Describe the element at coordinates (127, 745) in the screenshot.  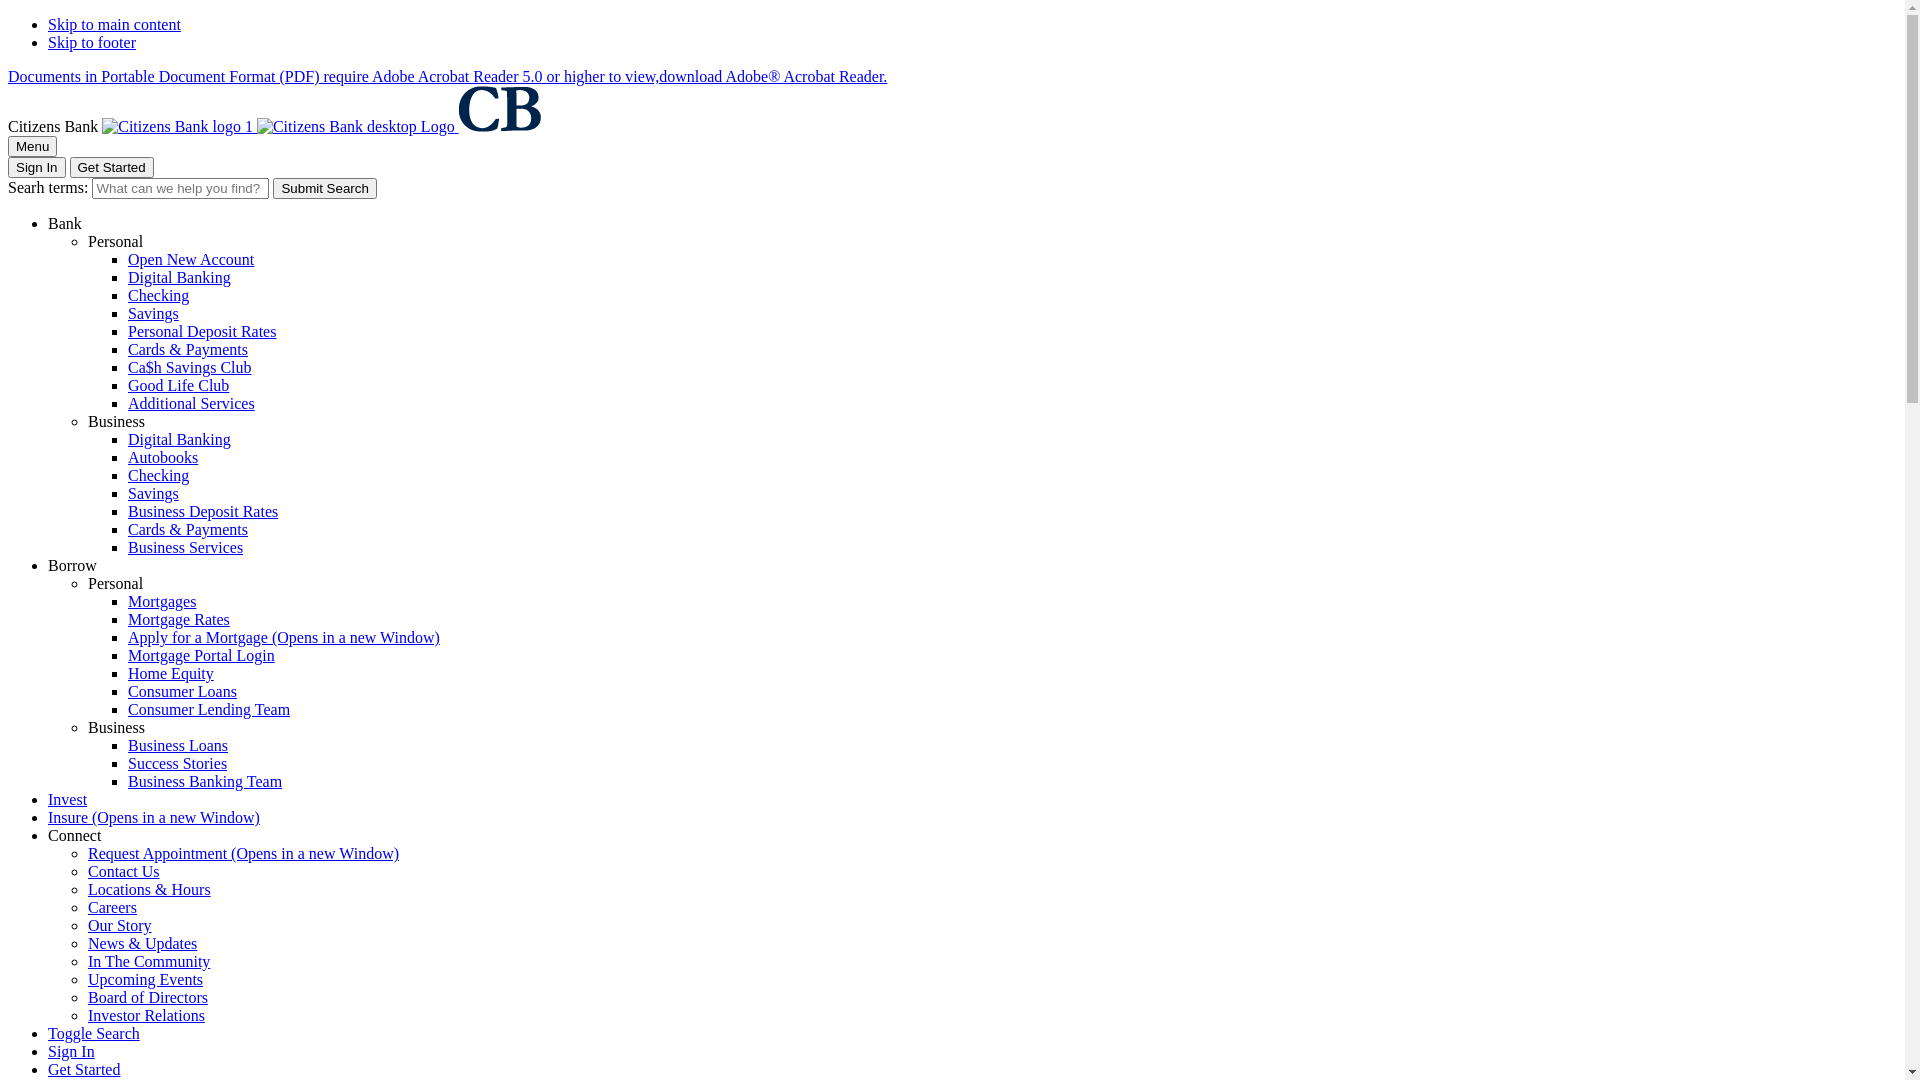
I see `'Business Loans'` at that location.